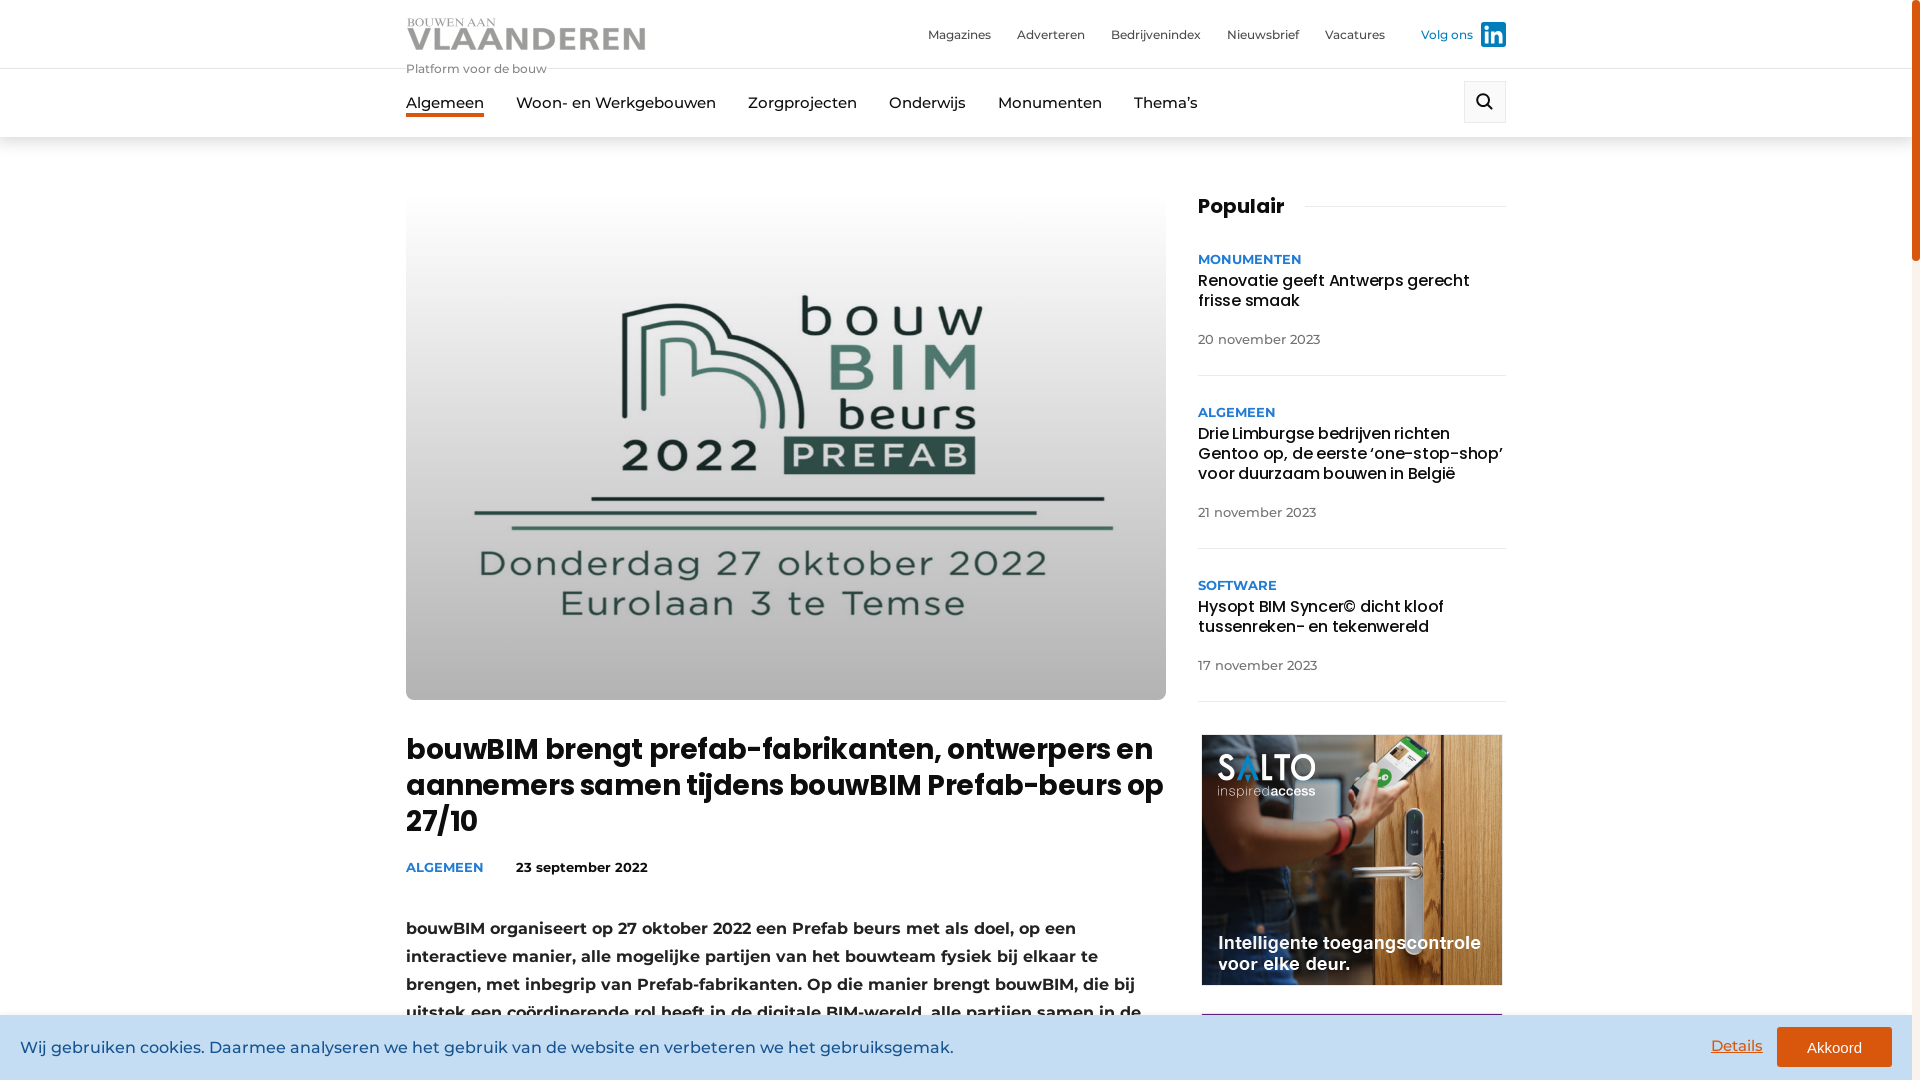  I want to click on 'Details', so click(1736, 1044).